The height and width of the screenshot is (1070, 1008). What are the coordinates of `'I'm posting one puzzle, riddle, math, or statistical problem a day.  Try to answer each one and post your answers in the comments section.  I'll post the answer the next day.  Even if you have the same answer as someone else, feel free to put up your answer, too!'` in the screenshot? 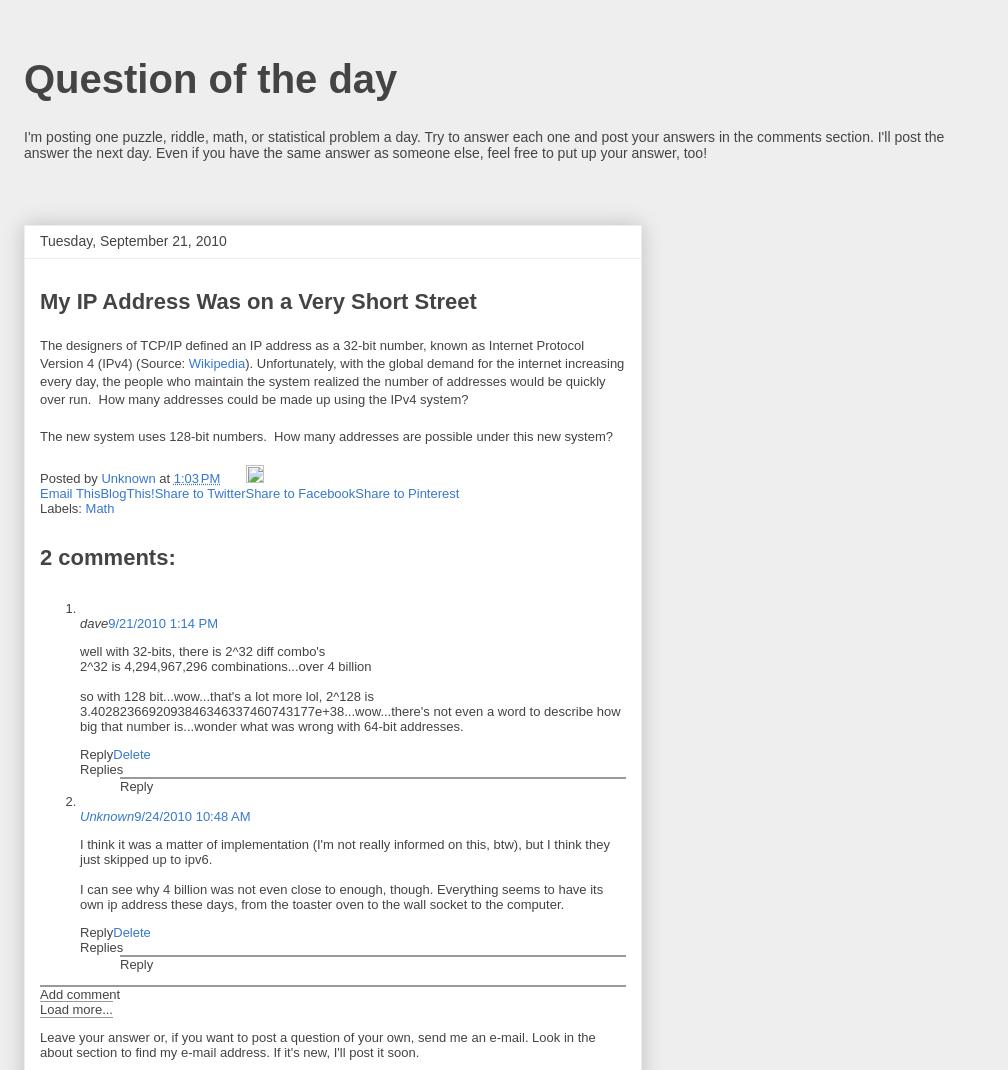 It's located at (484, 144).